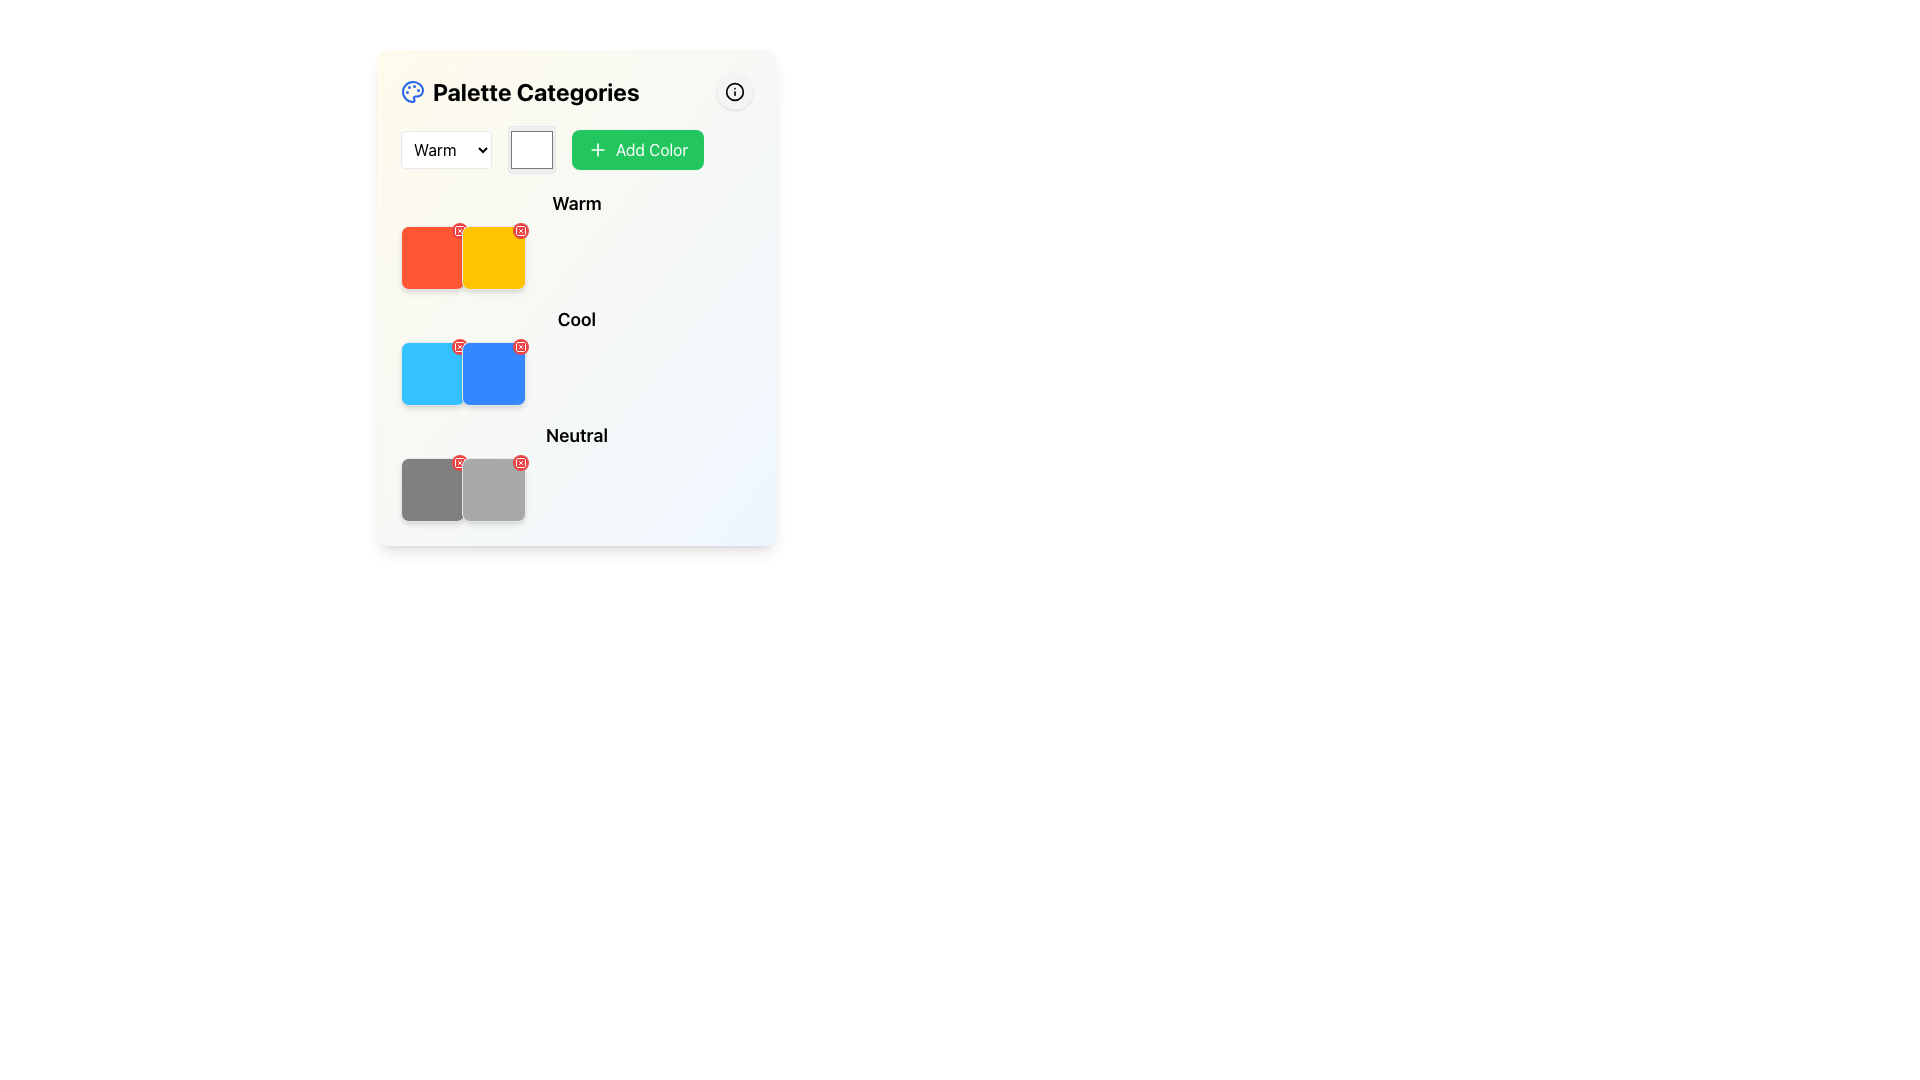 The width and height of the screenshot is (1920, 1080). I want to click on the first selectable color swatch in the 'Neutral' row of the 'Palette Categories' section, so click(431, 489).